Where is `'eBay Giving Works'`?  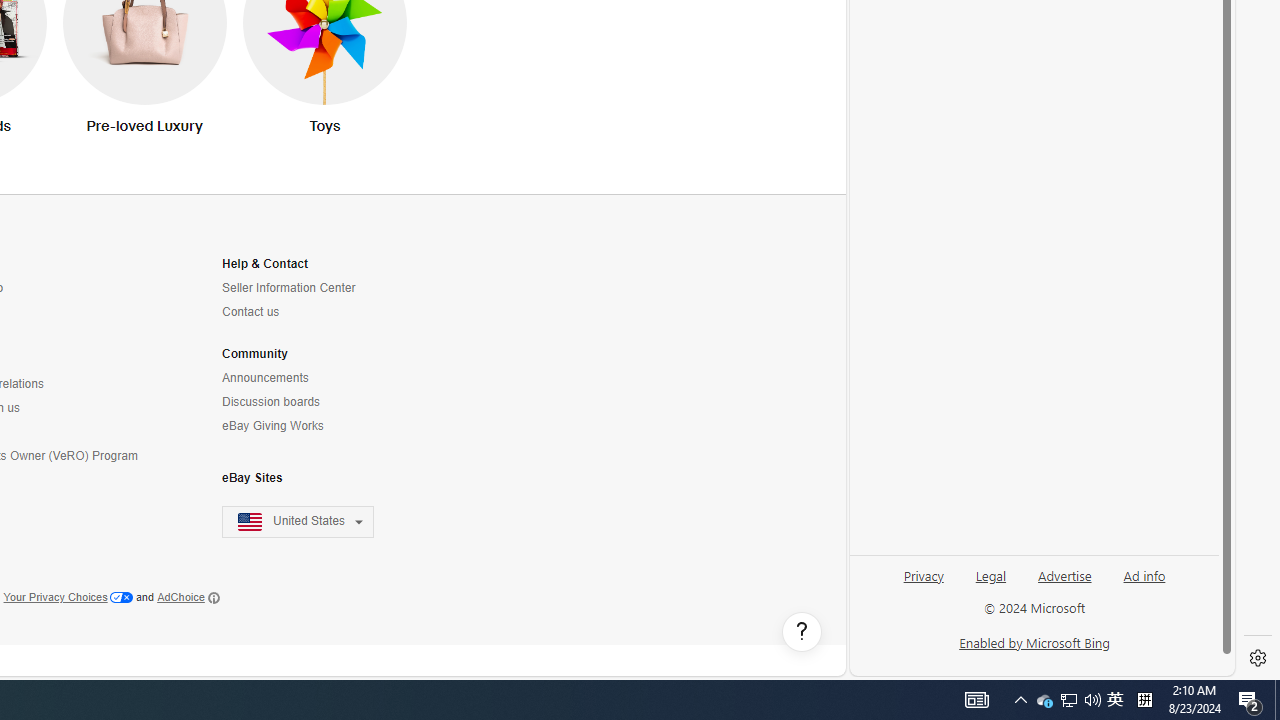 'eBay Giving Works' is located at coordinates (271, 425).